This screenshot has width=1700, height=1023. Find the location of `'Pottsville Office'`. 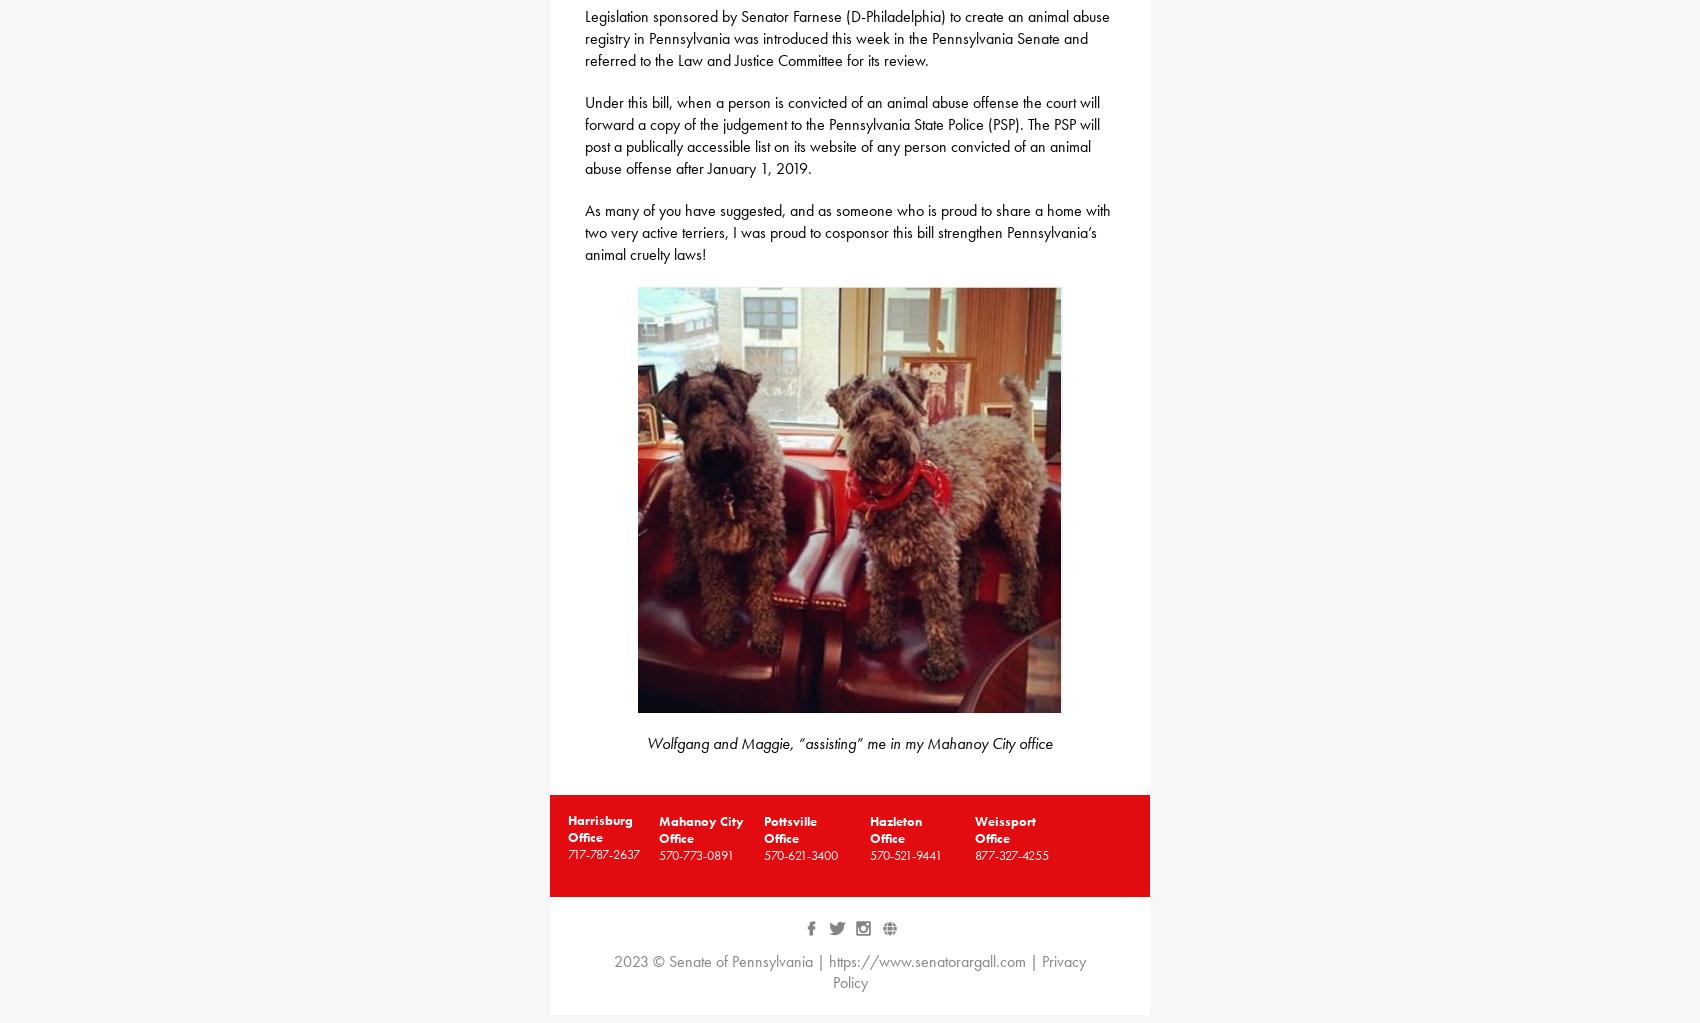

'Pottsville Office' is located at coordinates (789, 828).